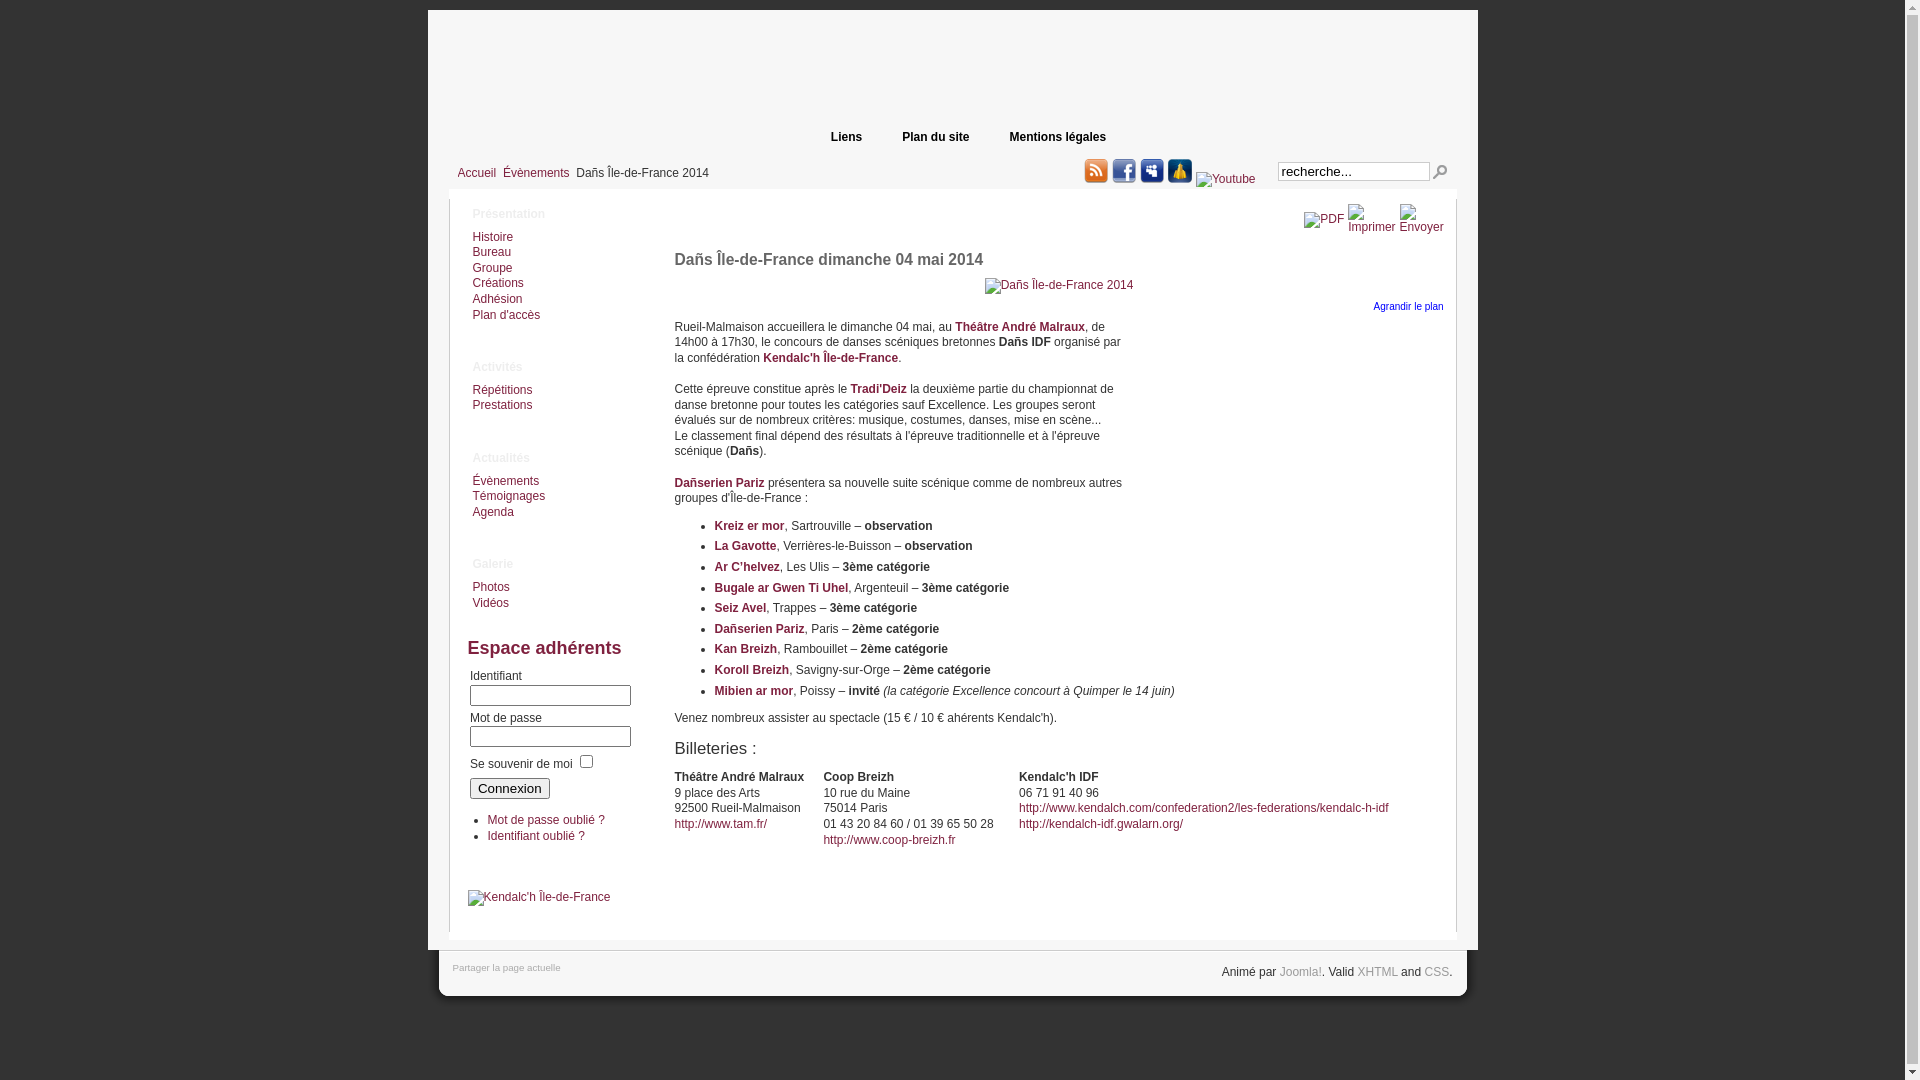 The image size is (1920, 1080). Describe the element at coordinates (500, 405) in the screenshot. I see `'Prestations'` at that location.